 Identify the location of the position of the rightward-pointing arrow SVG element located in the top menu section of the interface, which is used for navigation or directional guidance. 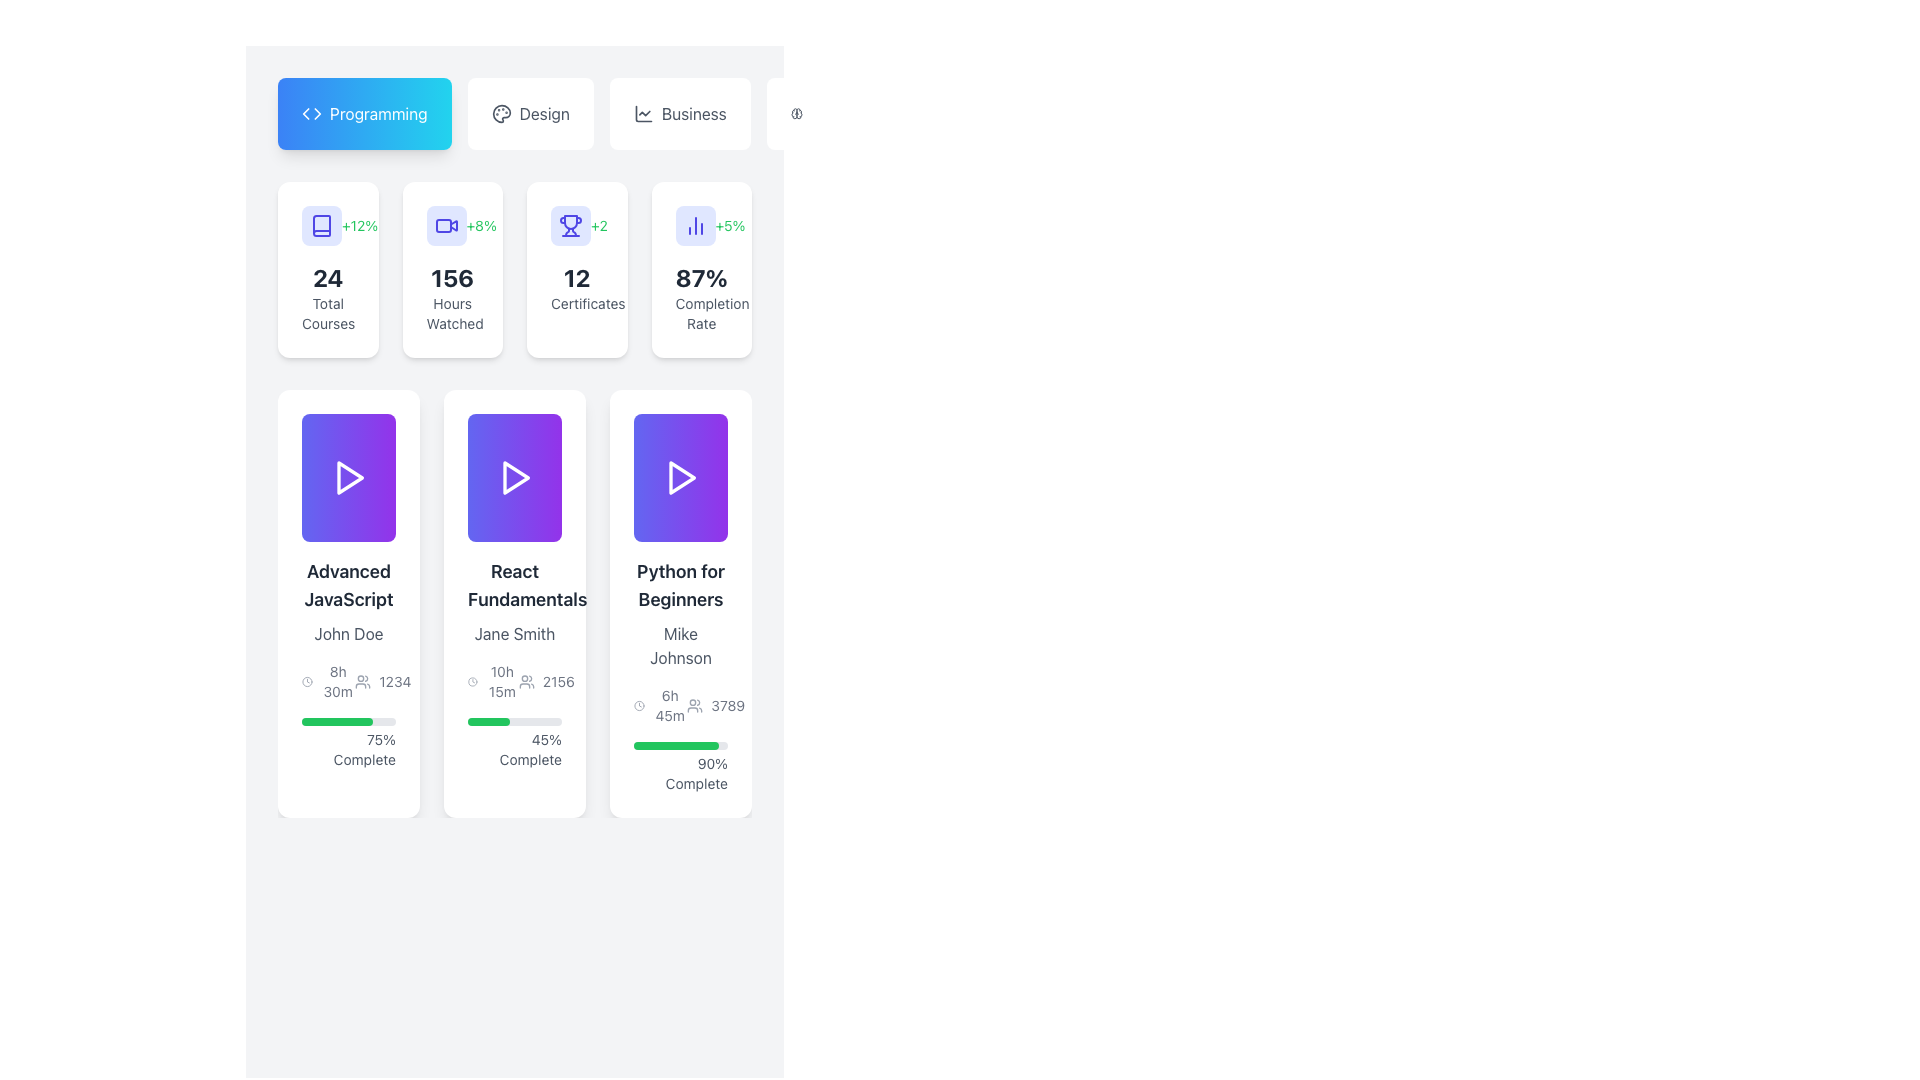
(316, 114).